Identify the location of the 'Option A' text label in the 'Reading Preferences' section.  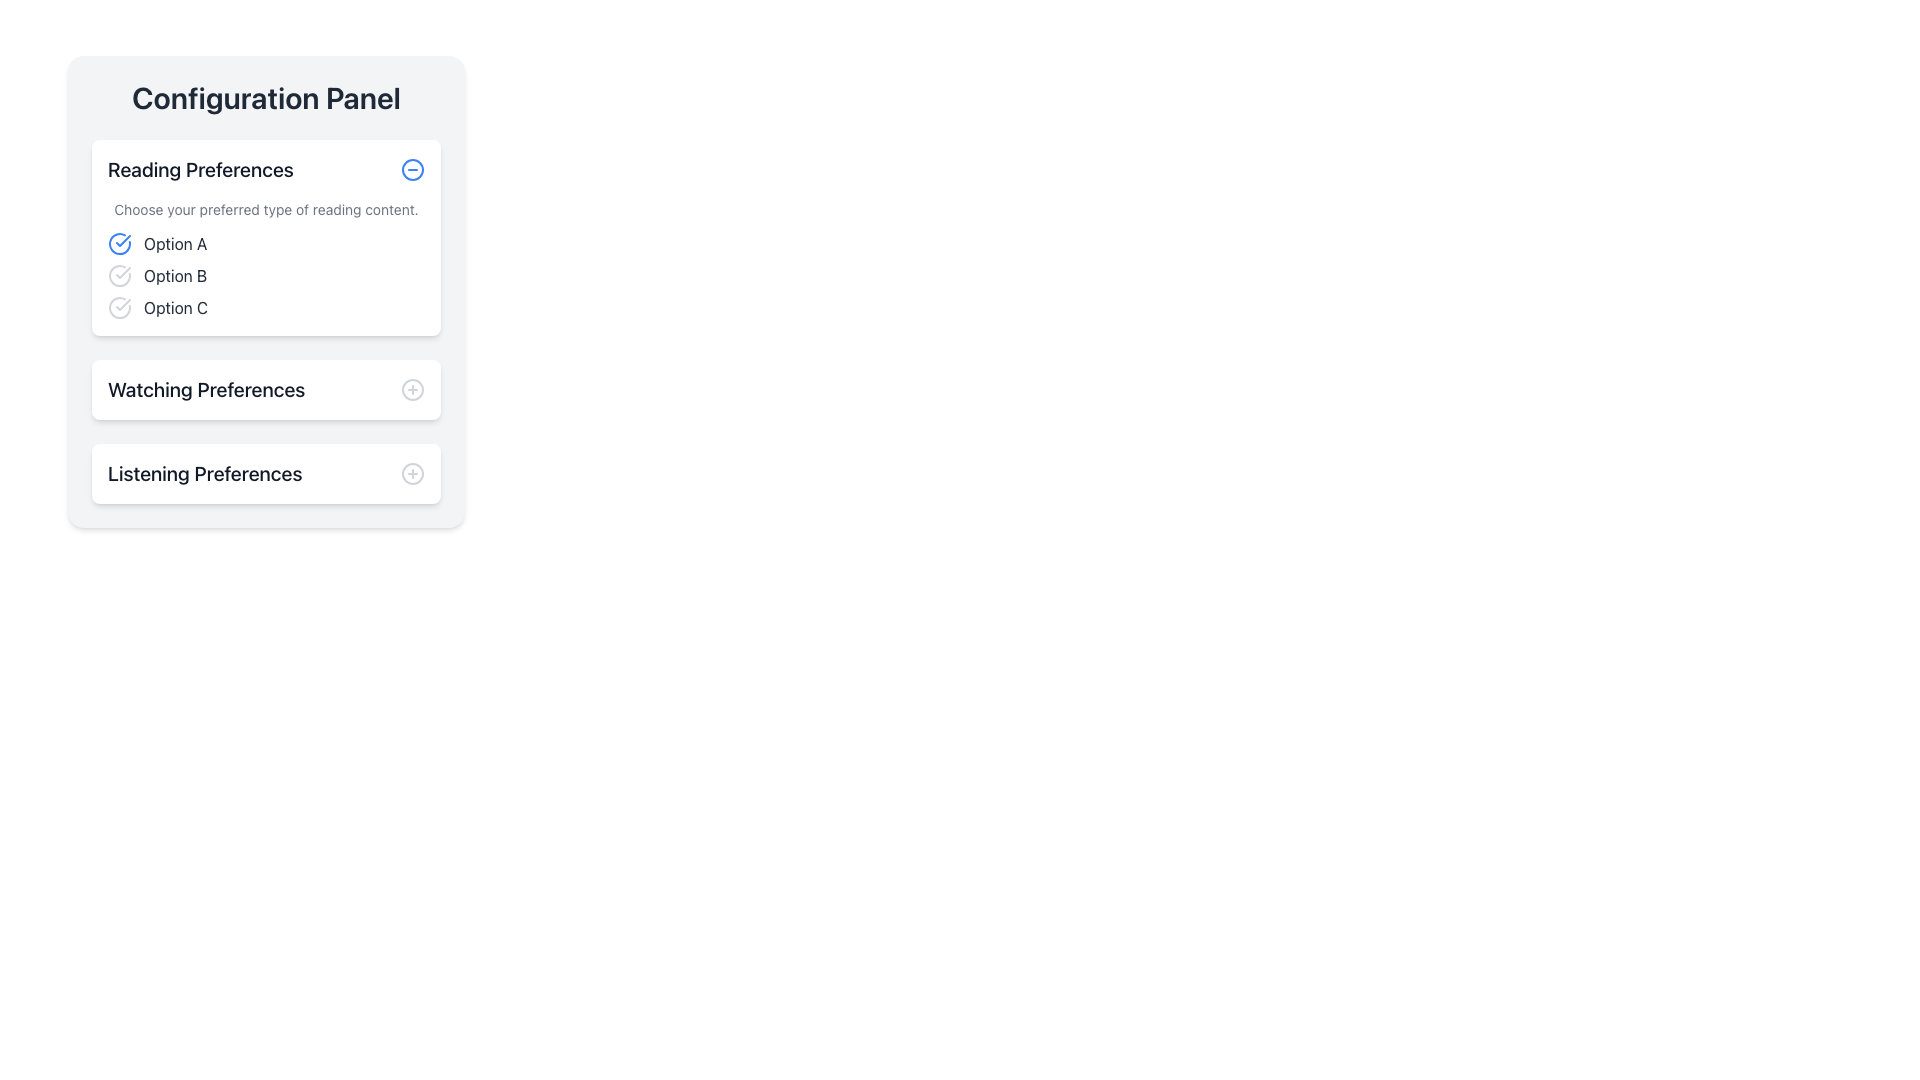
(175, 242).